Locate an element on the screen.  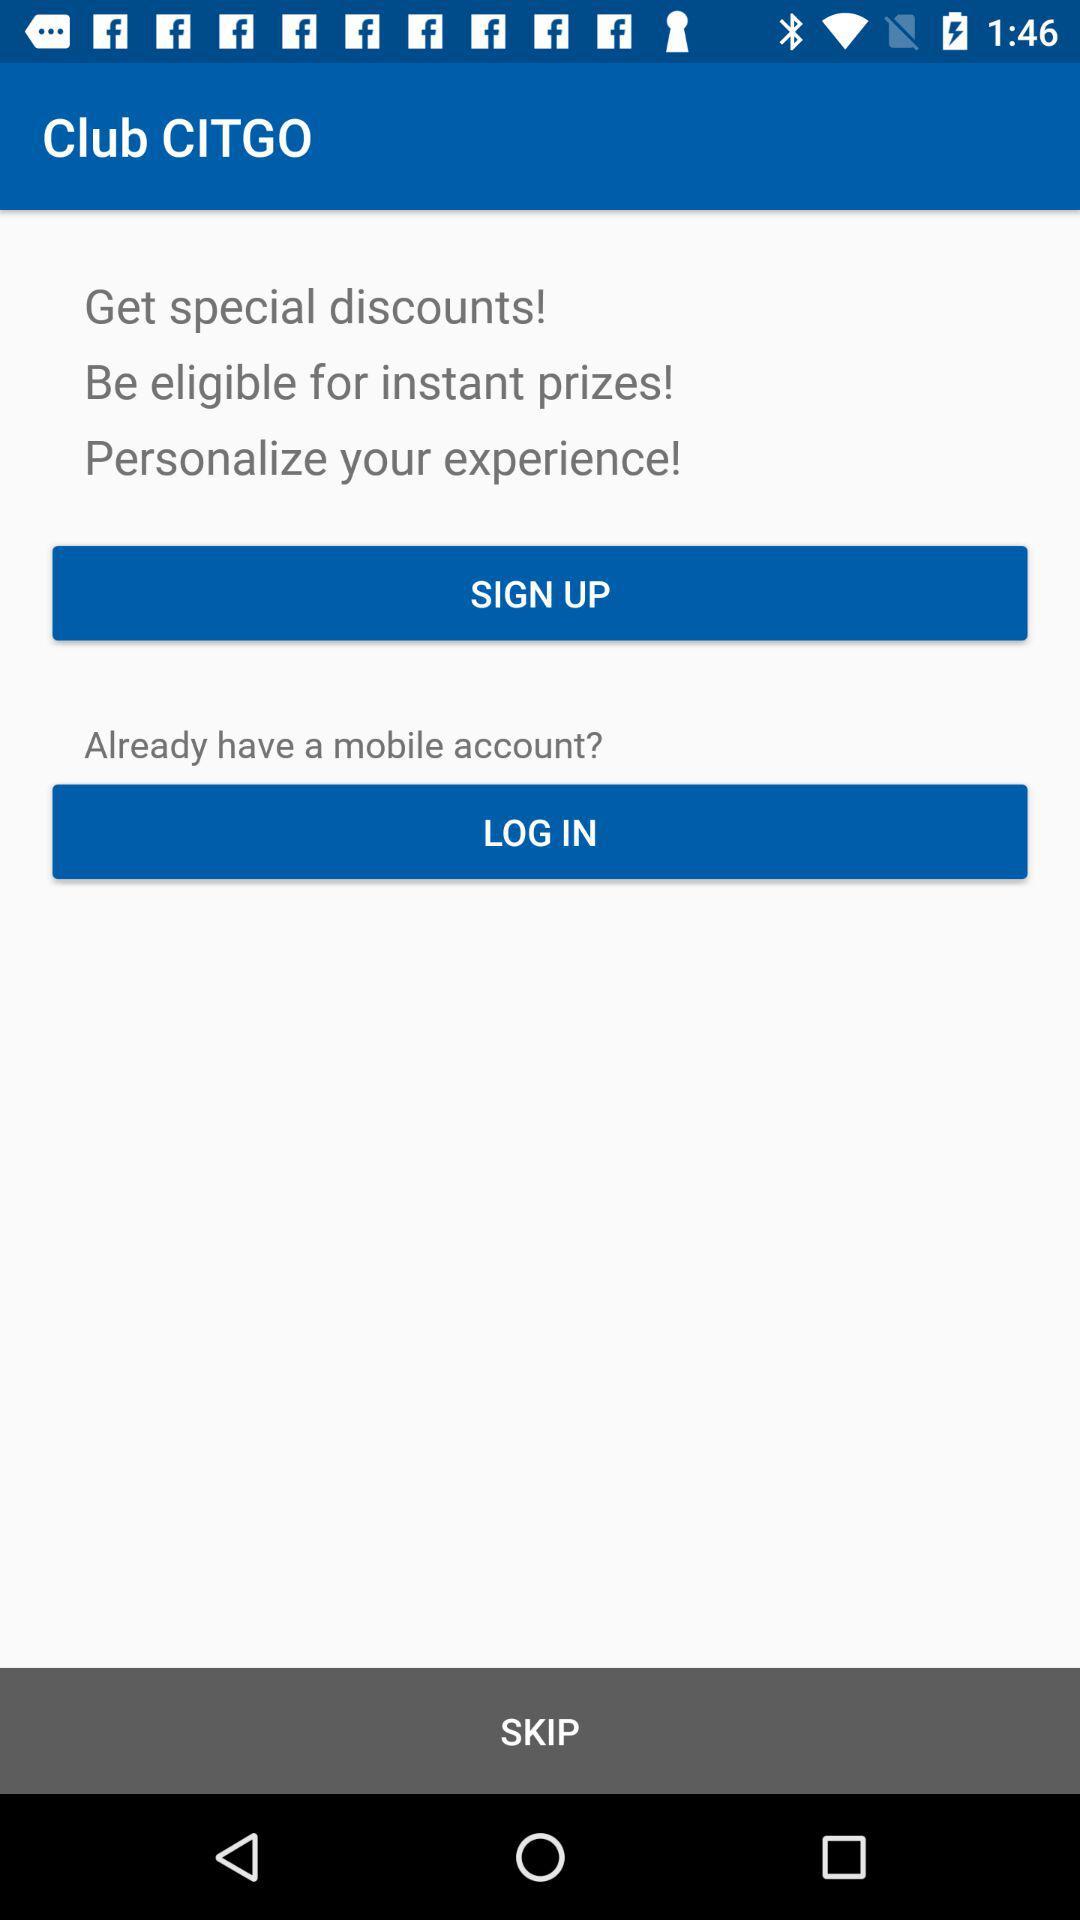
sign up item is located at coordinates (540, 592).